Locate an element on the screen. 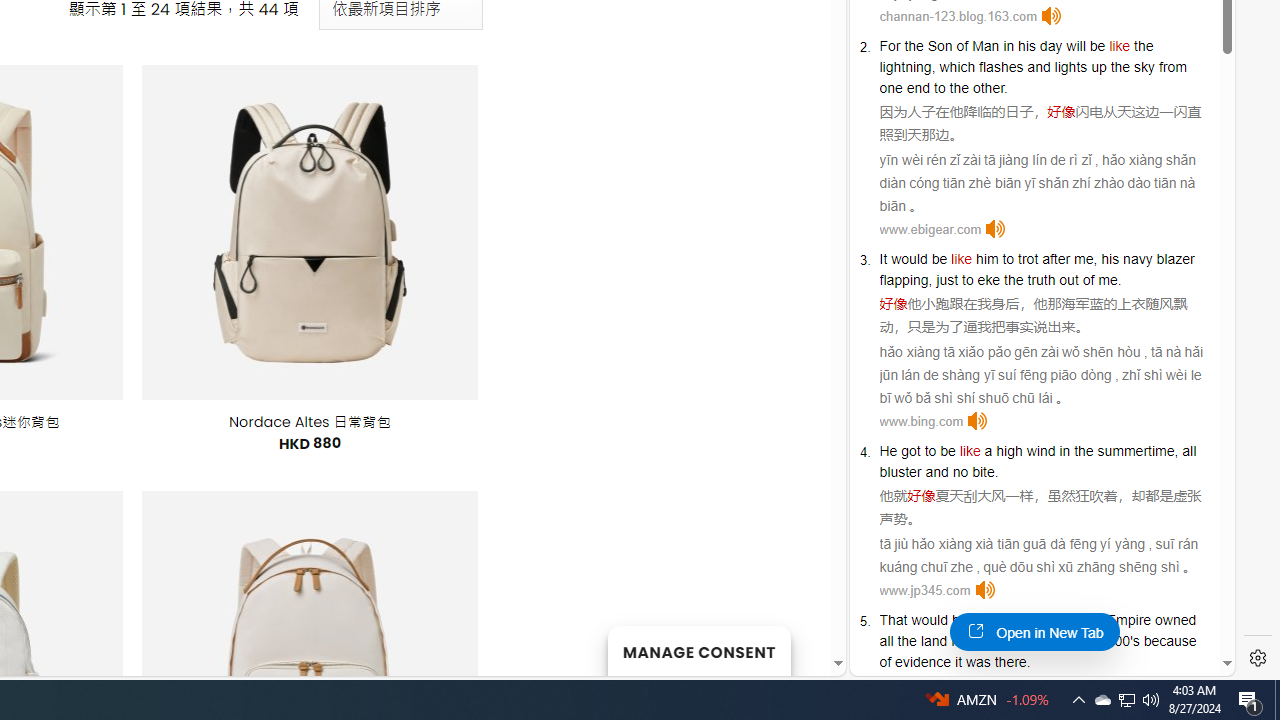  'wind' is located at coordinates (1040, 451).